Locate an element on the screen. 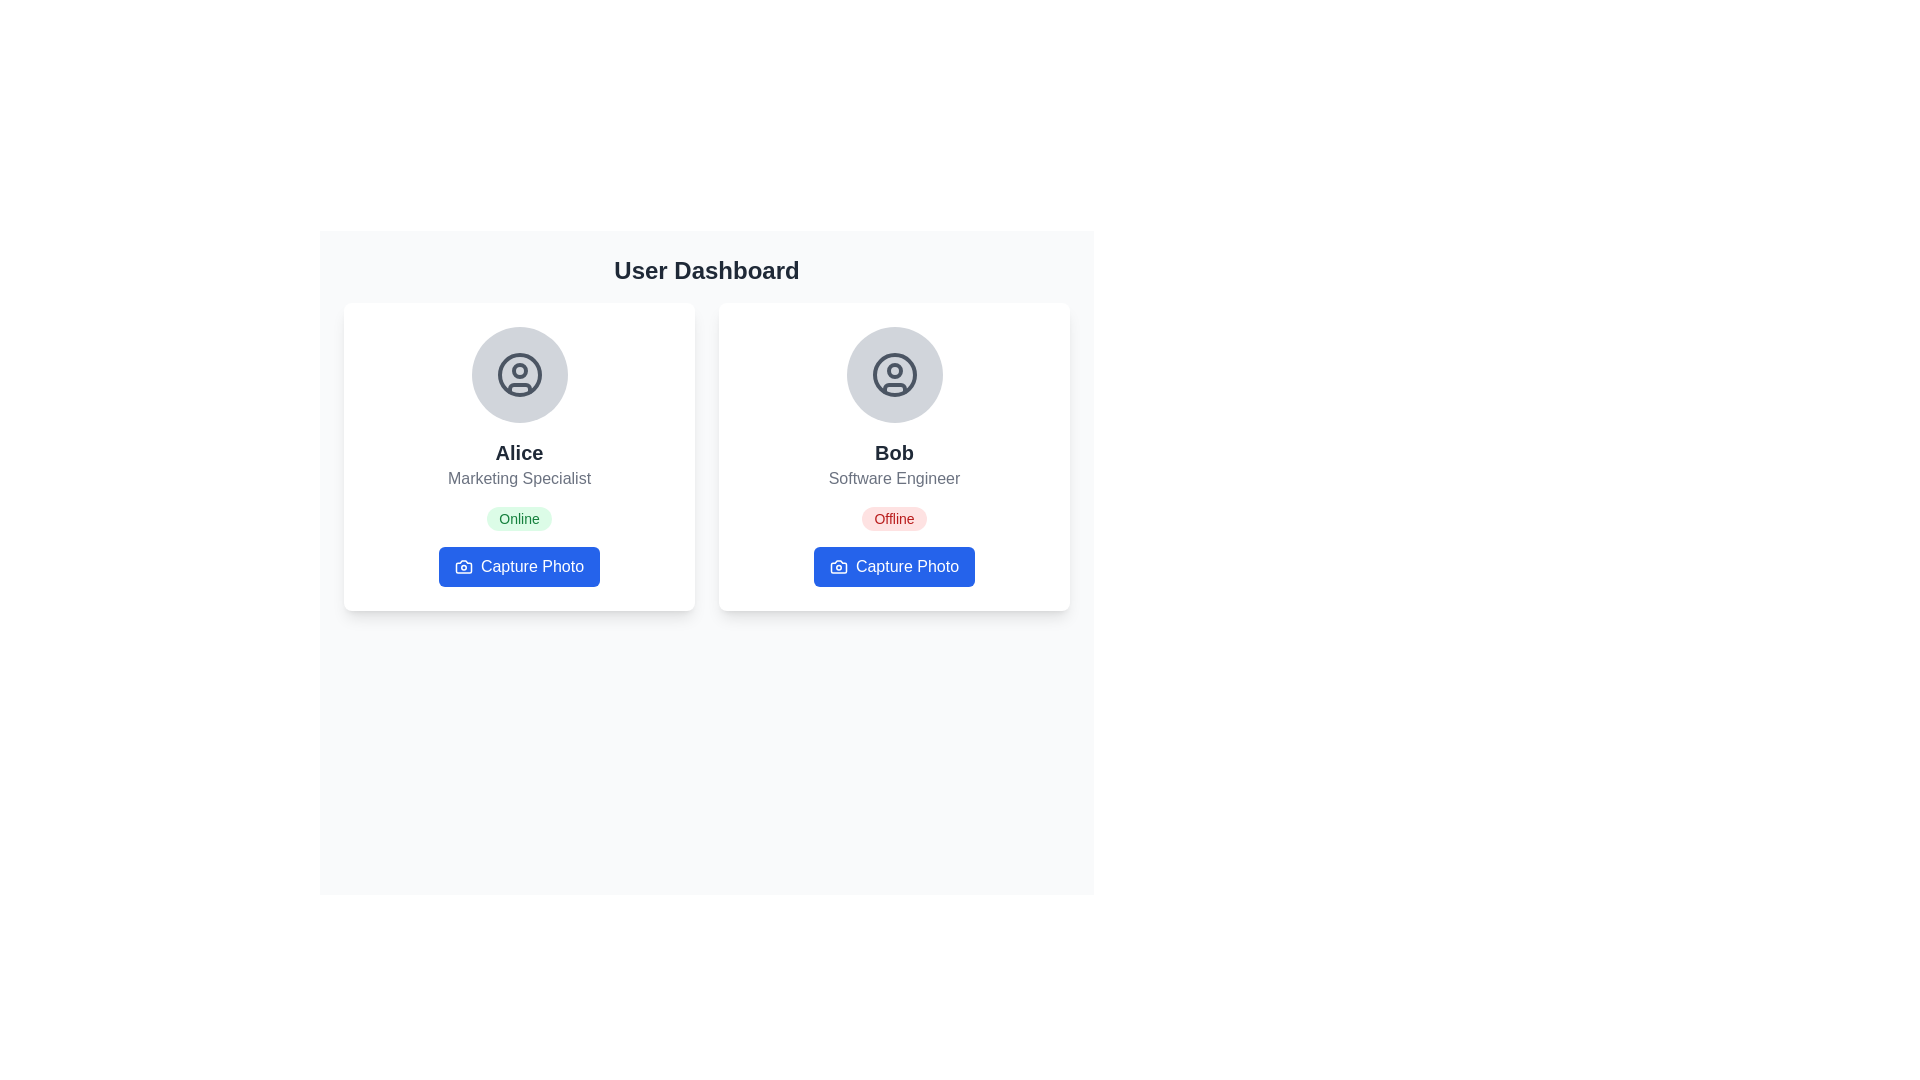  the text label displaying 'Bob' in bold, black font, located in the center of the second user card from the left is located at coordinates (893, 452).